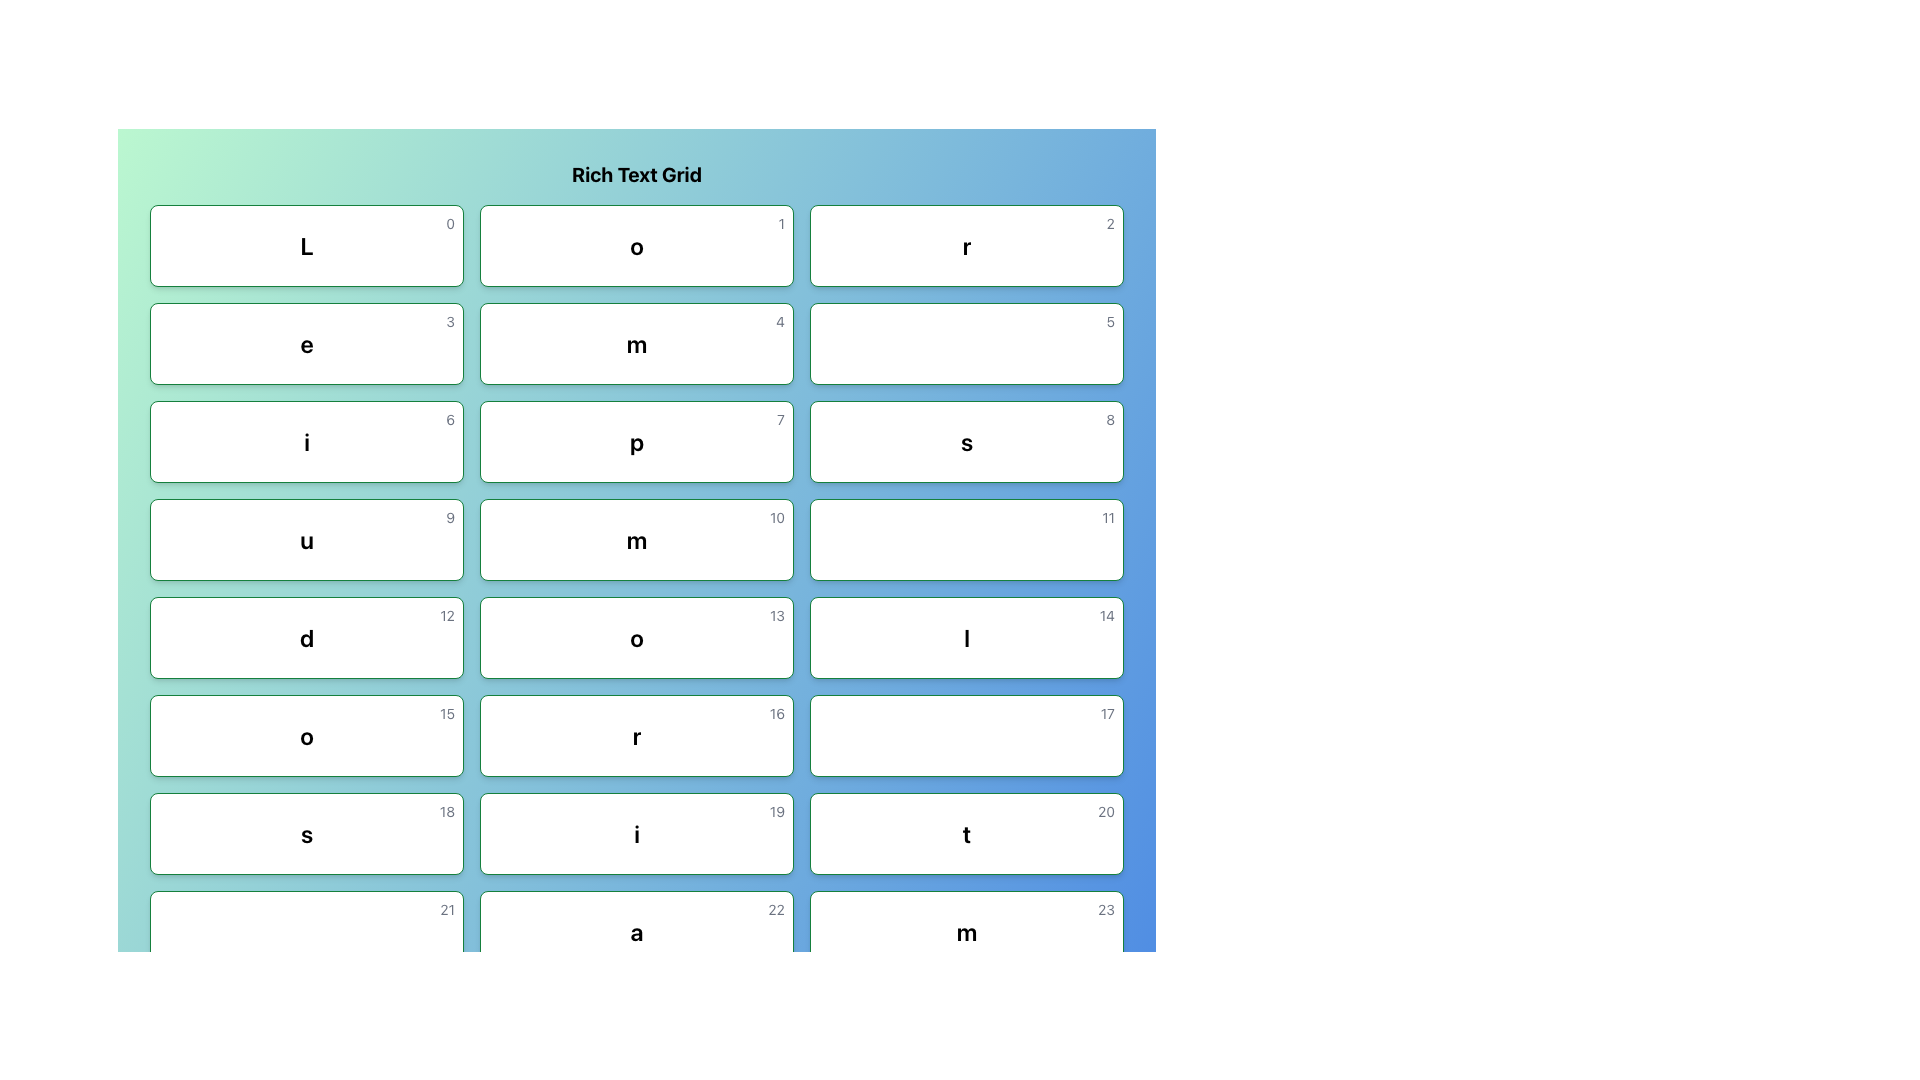 The width and height of the screenshot is (1920, 1080). I want to click on the text element displaying the letter 'm' located in the last cell of the grid (row six, column four) by clicking on it, so click(966, 932).